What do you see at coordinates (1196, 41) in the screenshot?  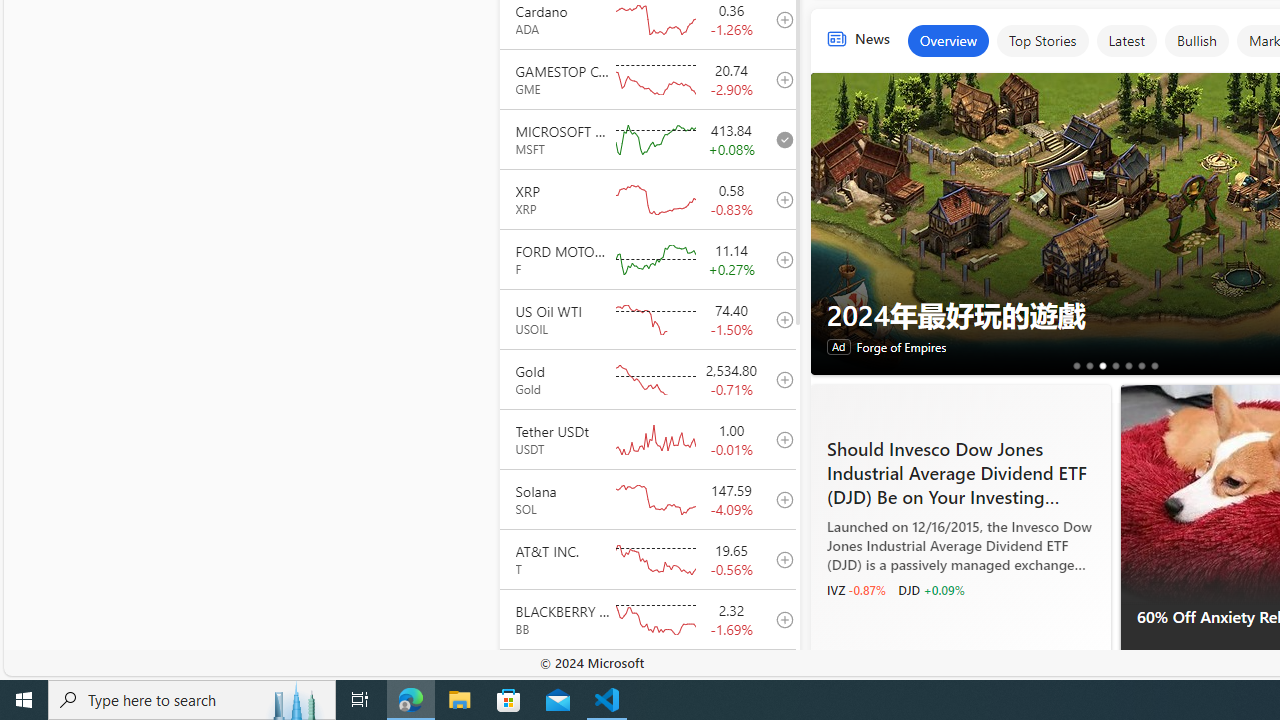 I see `'Bullish'` at bounding box center [1196, 41].